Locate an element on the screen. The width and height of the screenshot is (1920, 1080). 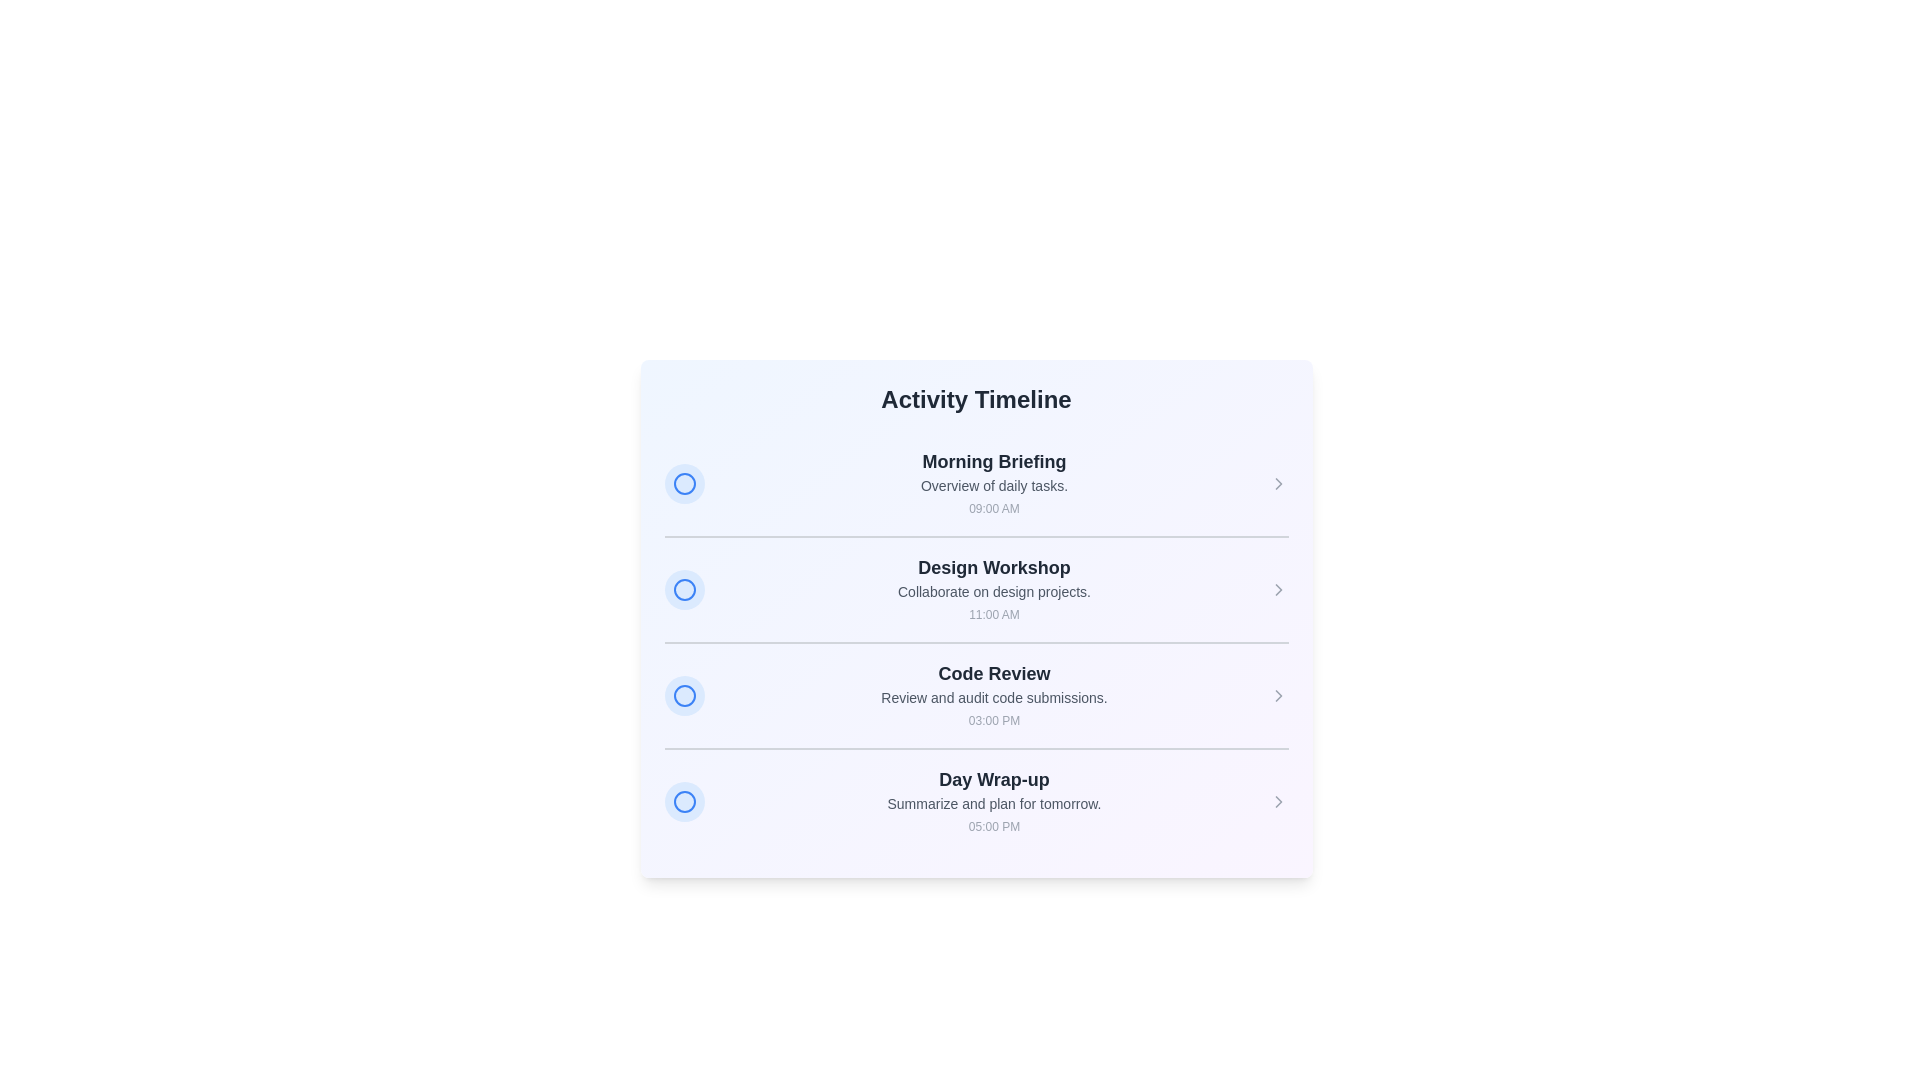
the fourth timeline list item labeled 'Day Wrap-up' which provides a description and time is located at coordinates (994, 801).